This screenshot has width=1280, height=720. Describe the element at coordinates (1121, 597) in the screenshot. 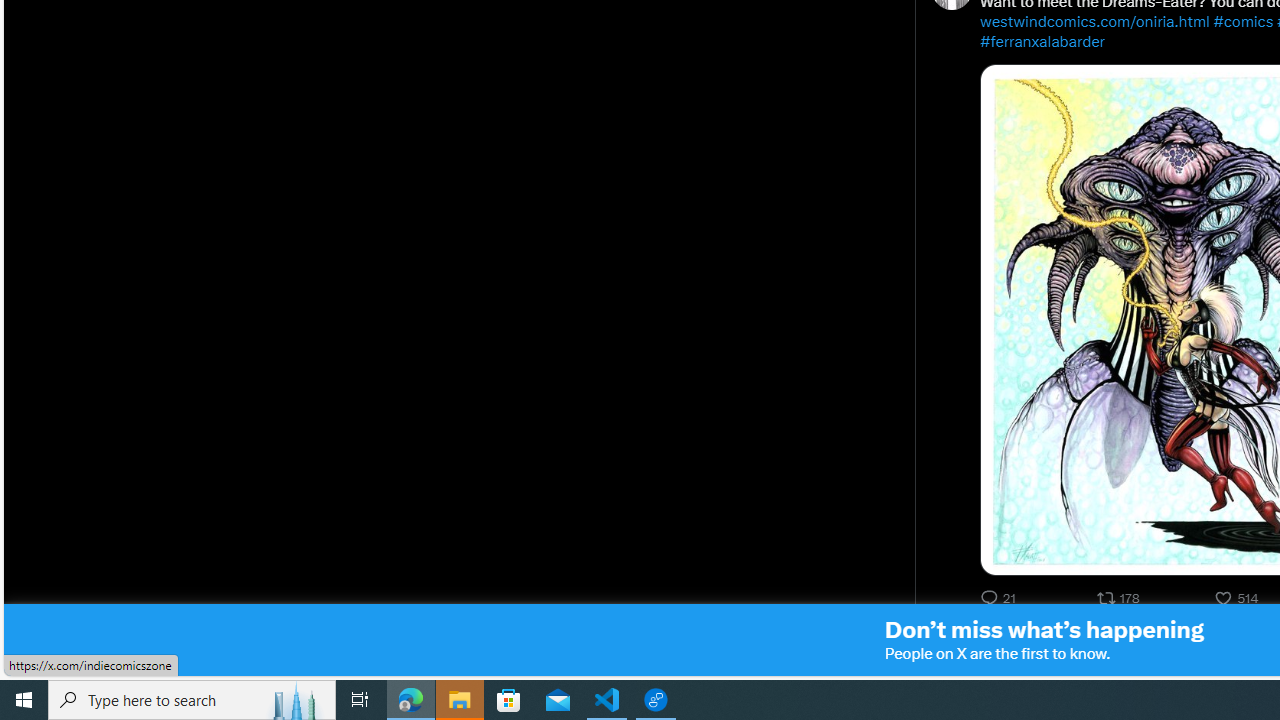

I see `'178 reposts. Repost'` at that location.